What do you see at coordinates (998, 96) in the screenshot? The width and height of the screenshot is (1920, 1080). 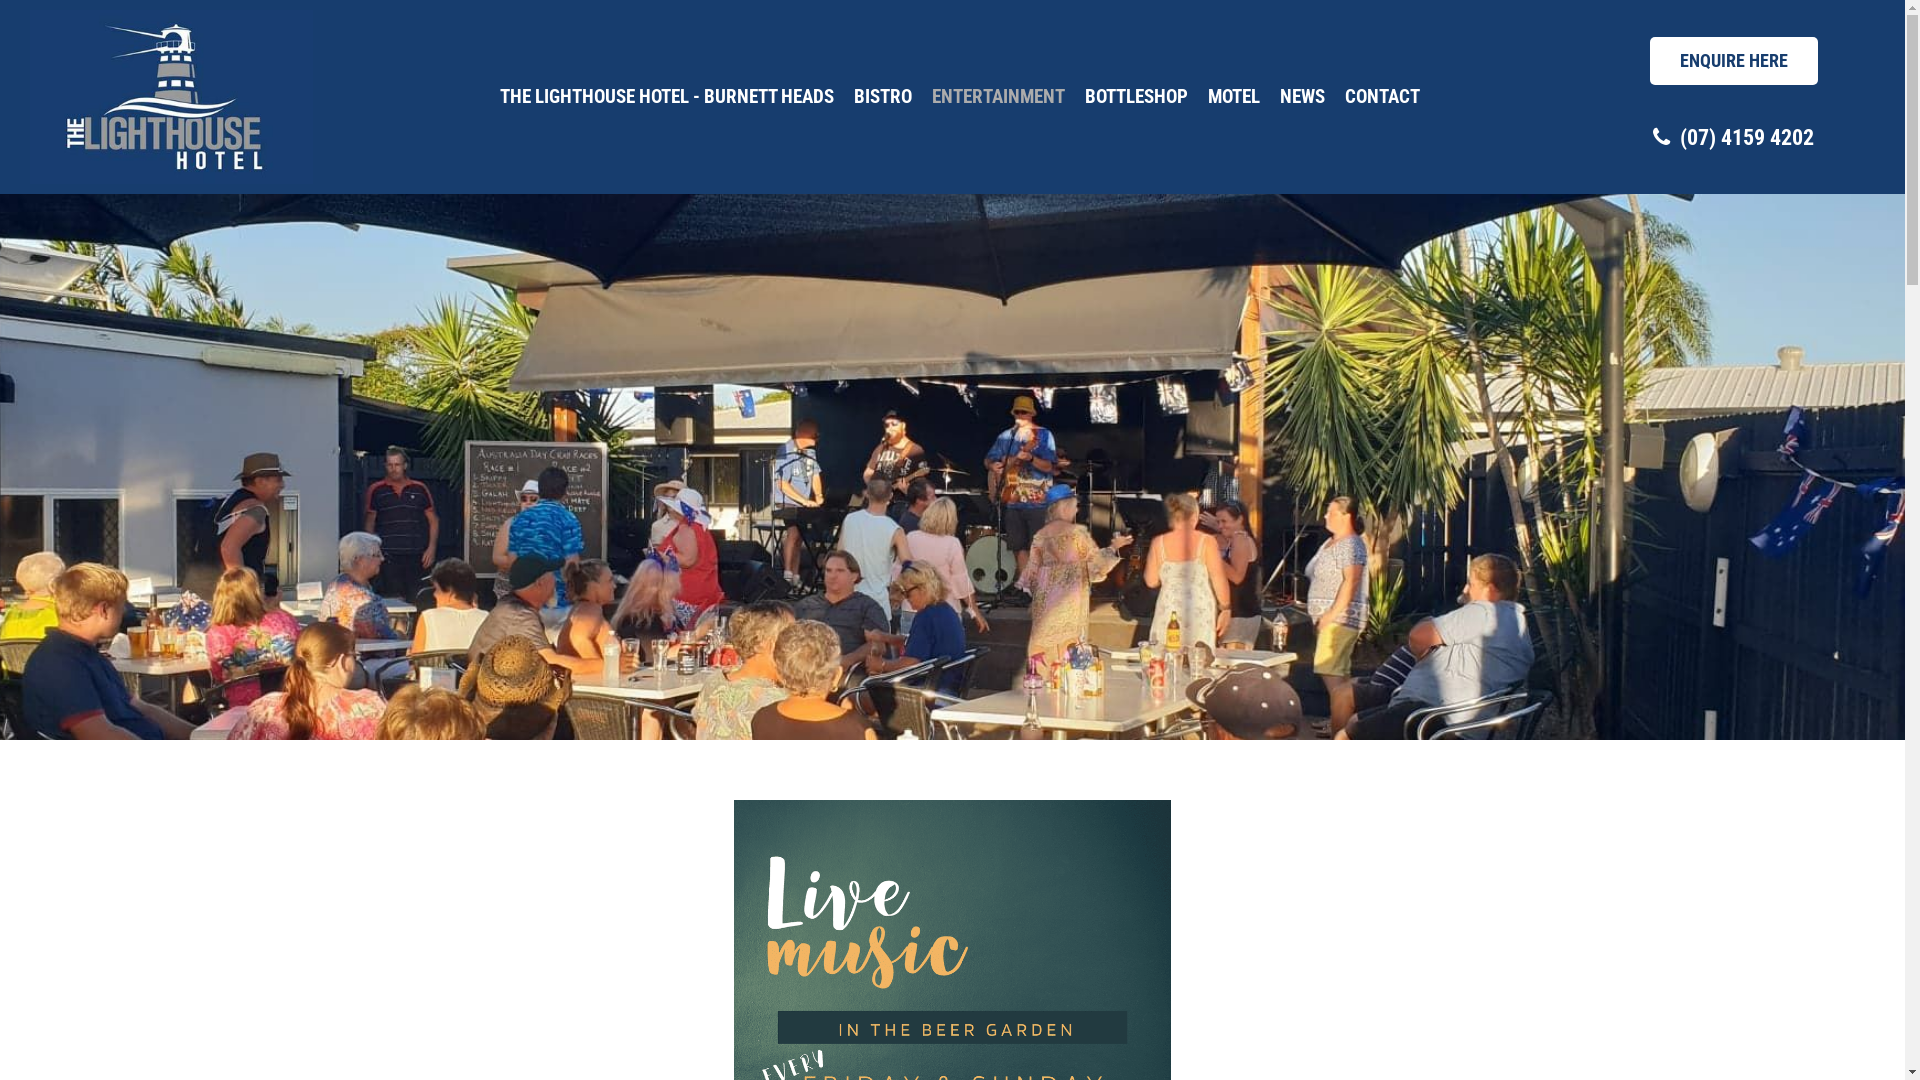 I see `'ENTERTAINMENT'` at bounding box center [998, 96].